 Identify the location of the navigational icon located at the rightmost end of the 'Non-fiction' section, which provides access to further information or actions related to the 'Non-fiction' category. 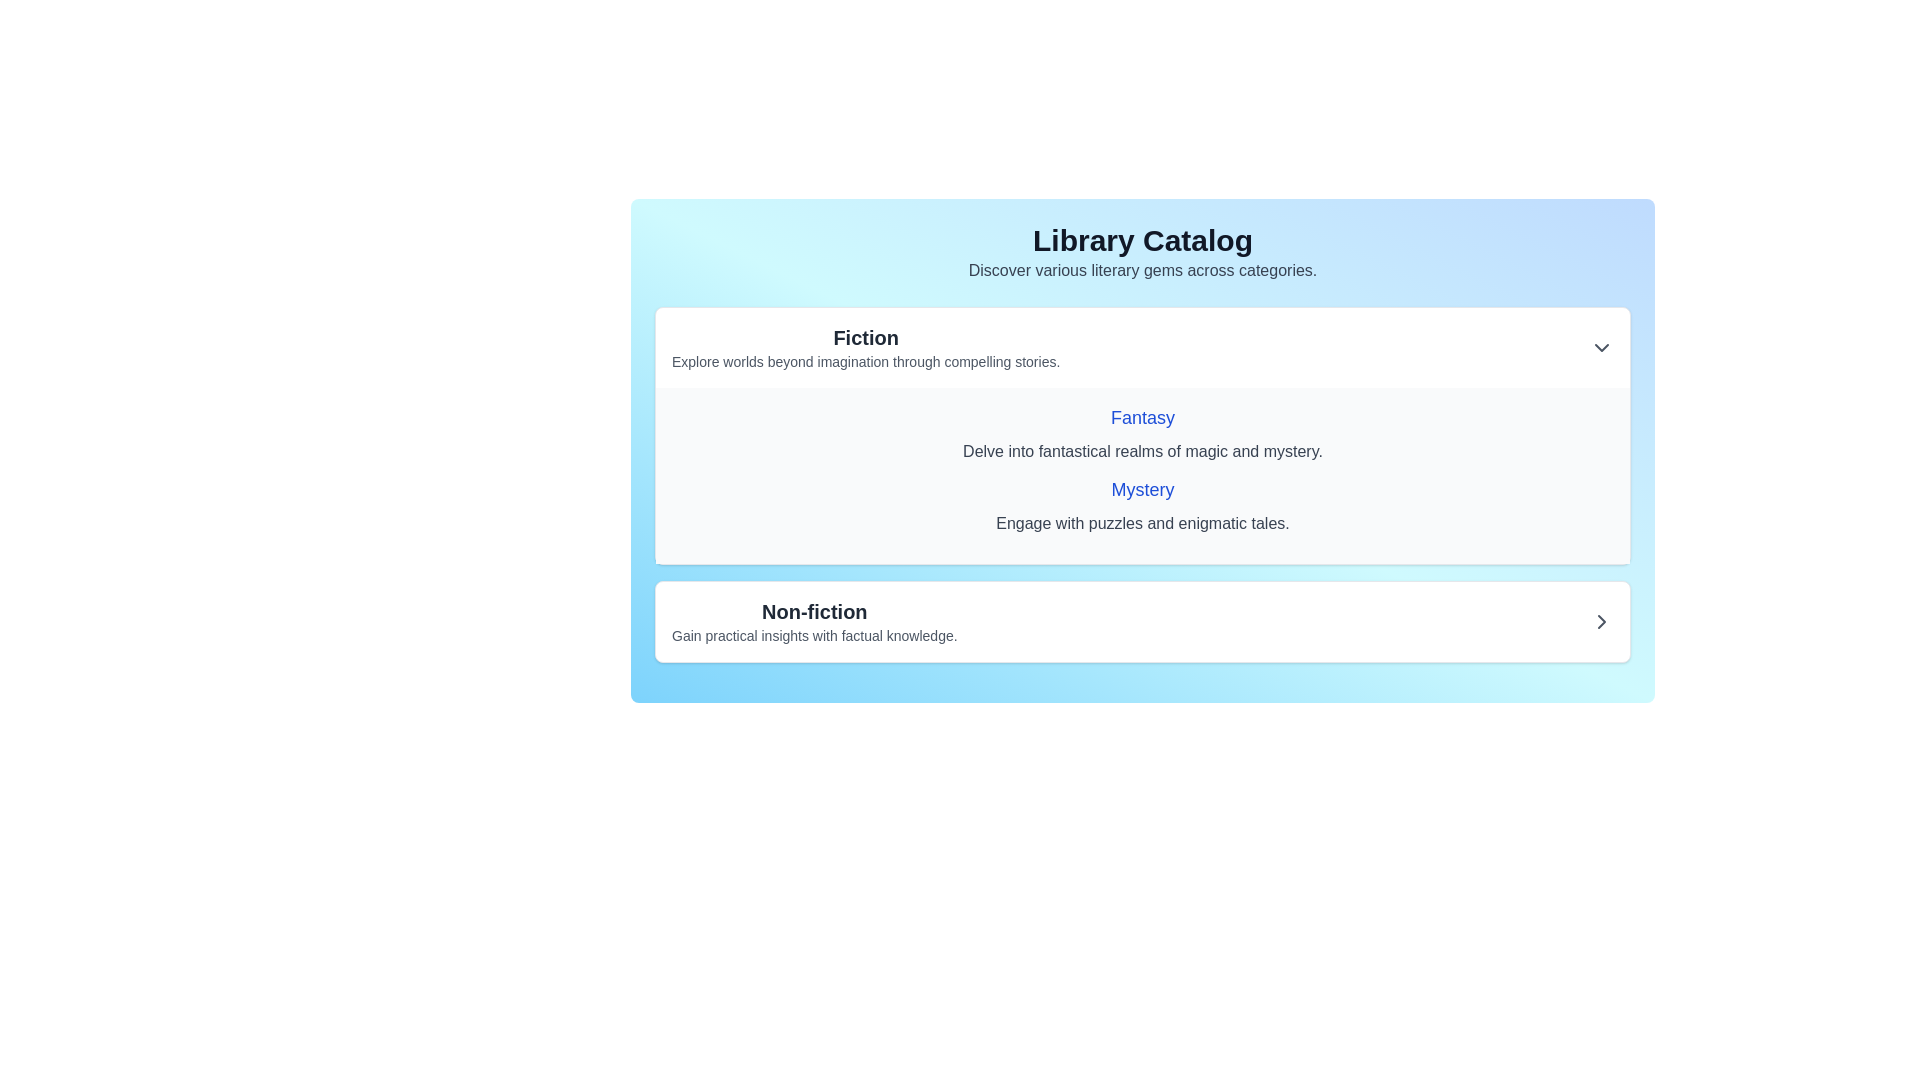
(1602, 620).